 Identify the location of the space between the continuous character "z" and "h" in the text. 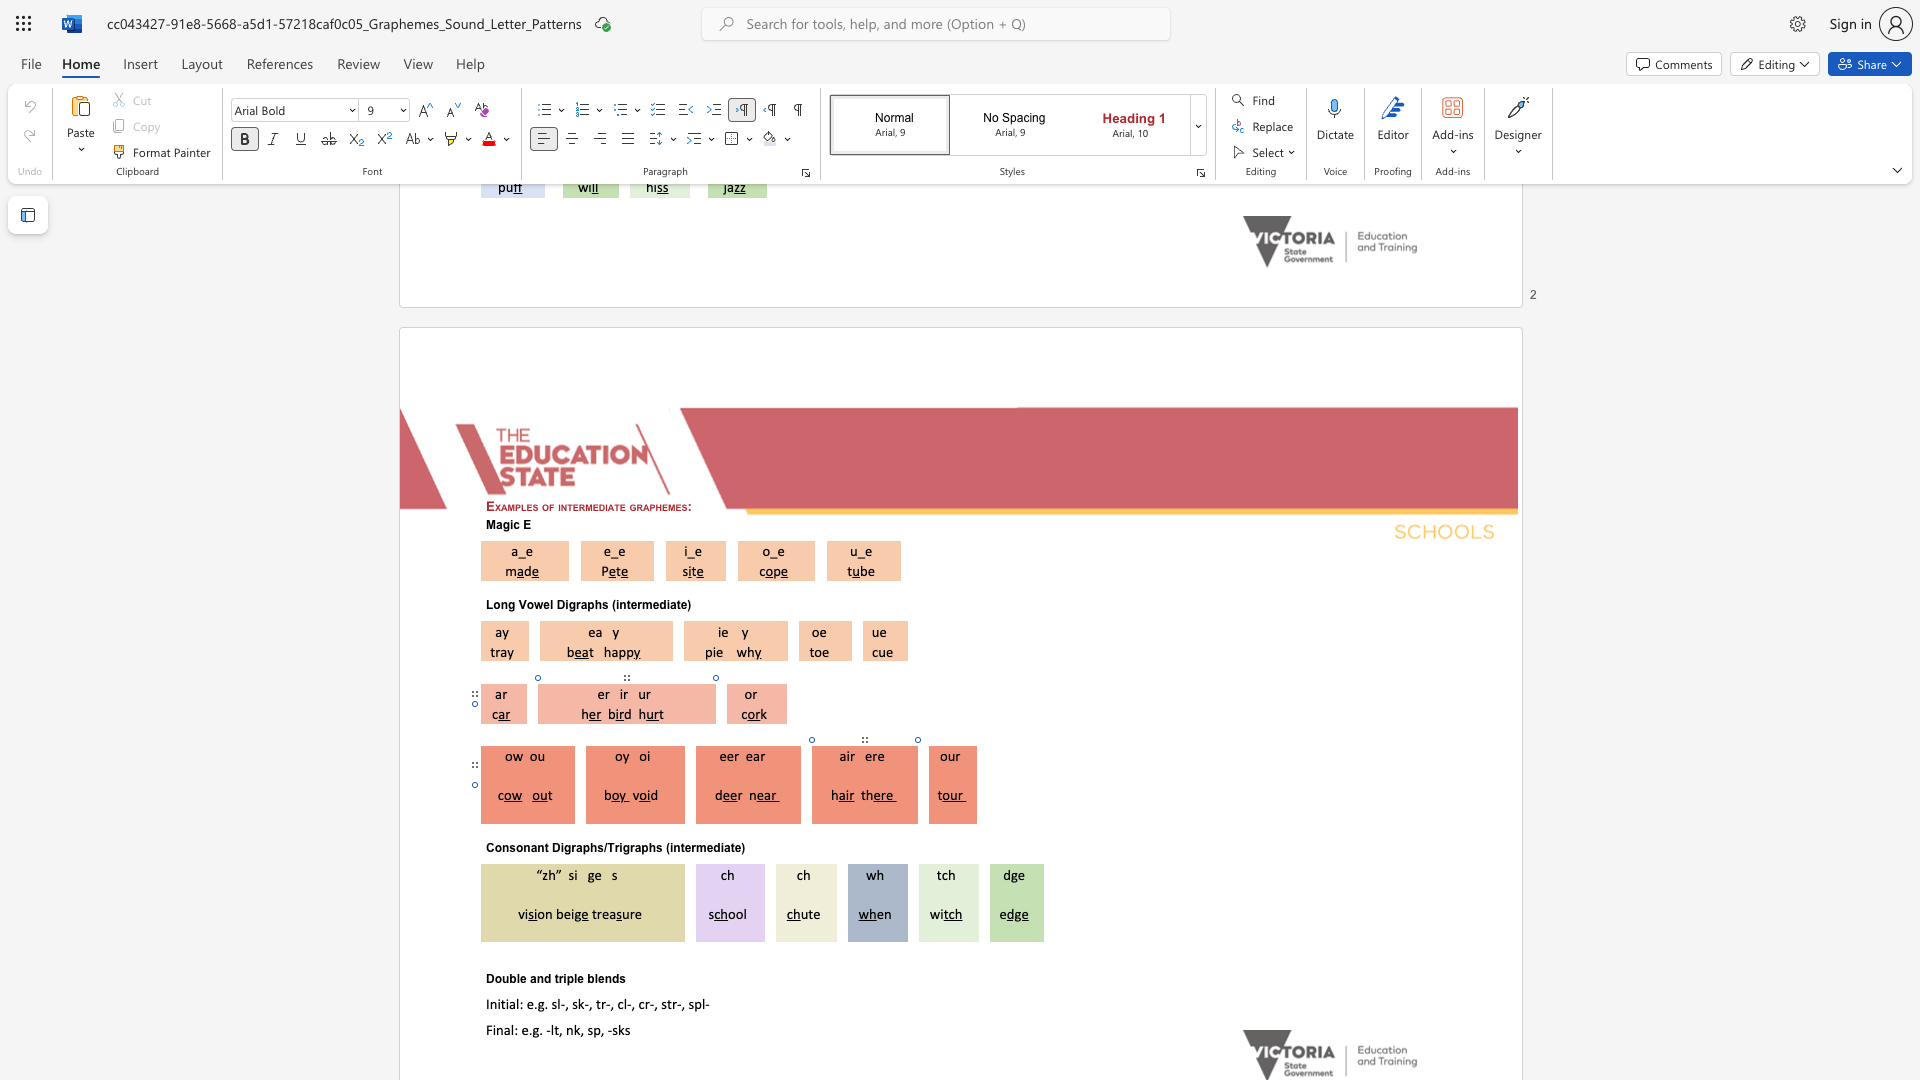
(548, 873).